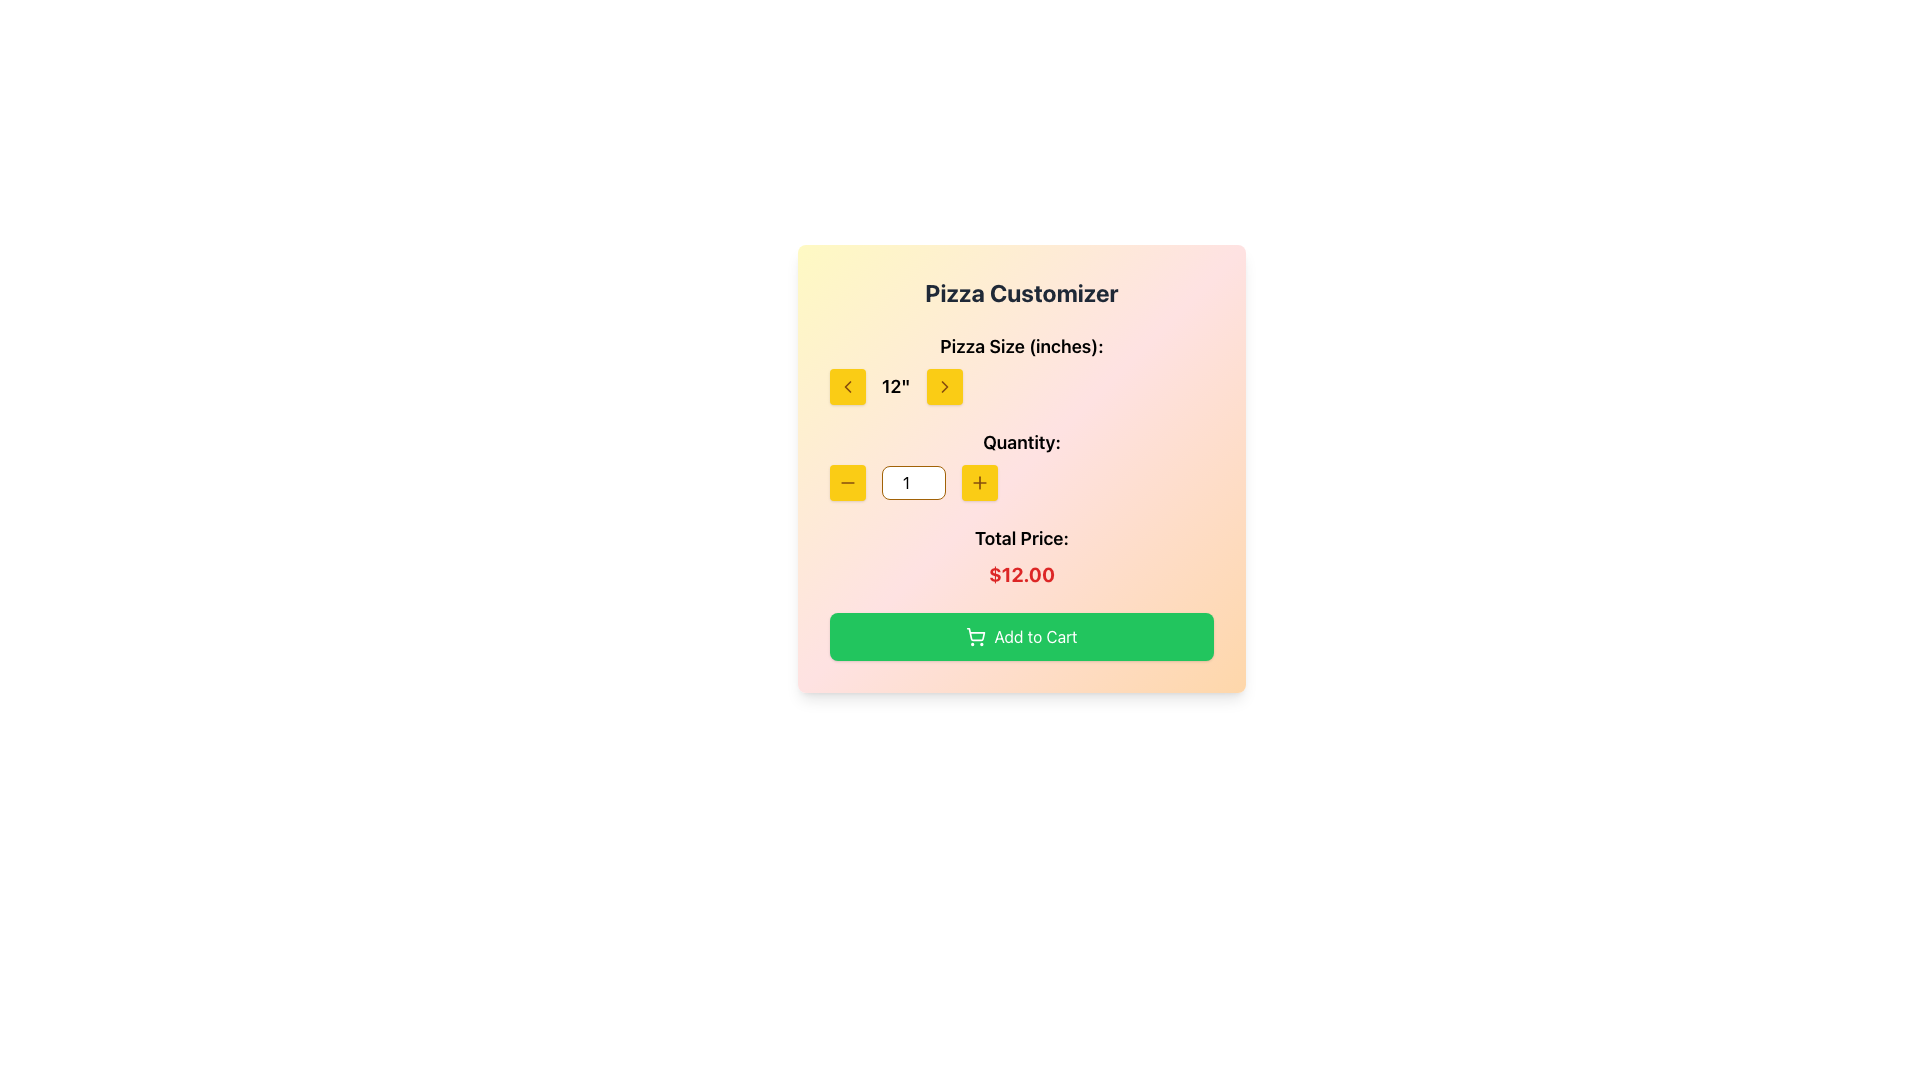 Image resolution: width=1920 pixels, height=1080 pixels. What do you see at coordinates (1022, 556) in the screenshot?
I see `the total price display element located below the quantity selection section and above the 'Add to Cart' button in the 'Pizza Customizer' card` at bounding box center [1022, 556].